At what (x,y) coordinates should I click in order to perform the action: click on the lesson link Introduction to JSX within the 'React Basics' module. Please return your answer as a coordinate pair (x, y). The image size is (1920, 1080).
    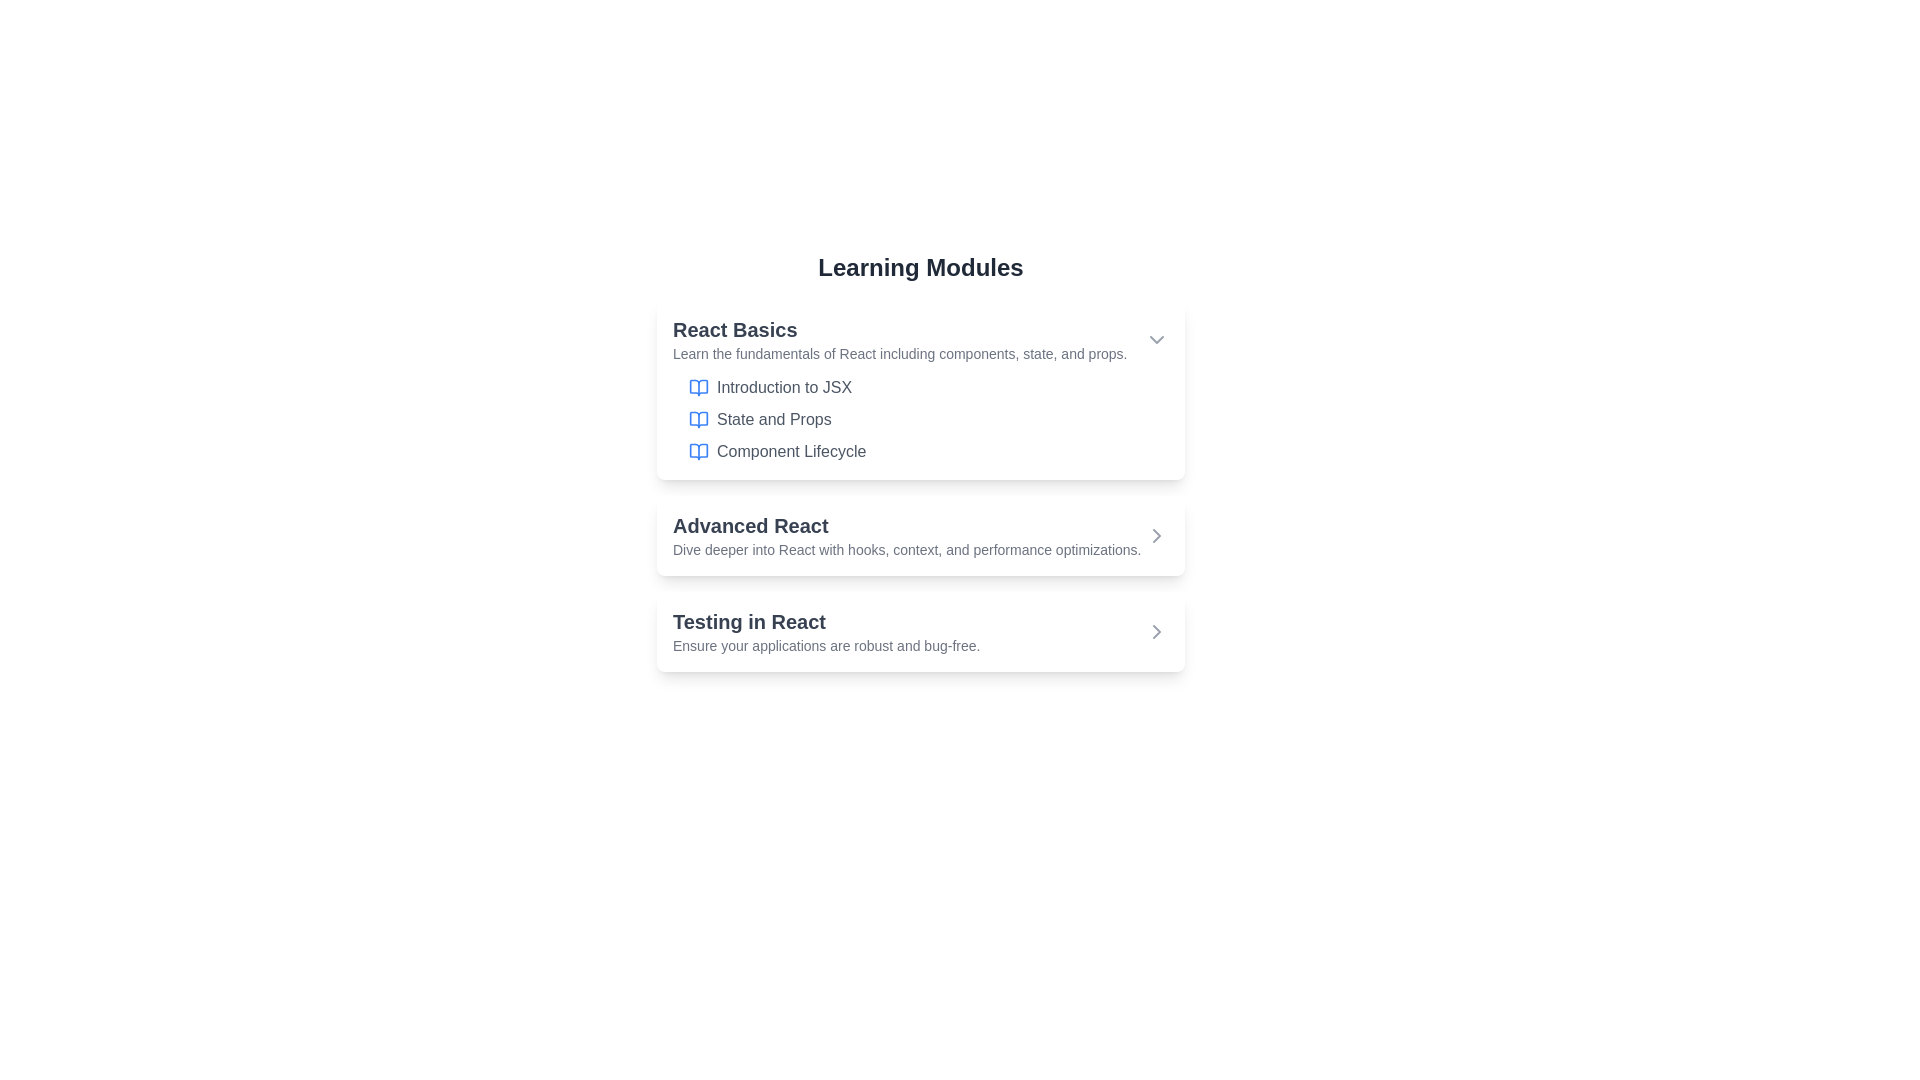
    Looking at the image, I should click on (783, 388).